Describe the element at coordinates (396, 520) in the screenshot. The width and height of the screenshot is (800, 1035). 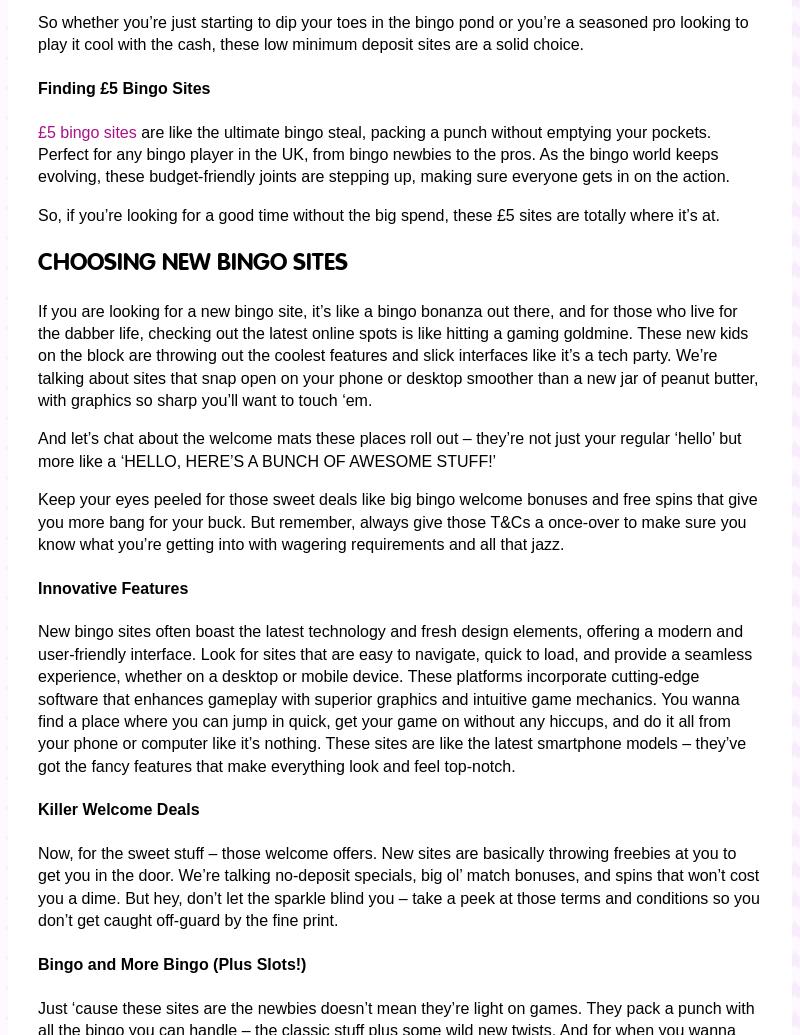
I see `'Keep your eyes peeled for those sweet deals like big bingo welcome bonuses and free spins that give you more bang for your buck. But remember, always give those T&Cs a once-over to make sure you know what you’re getting into with wagering requirements and all that jazz.'` at that location.